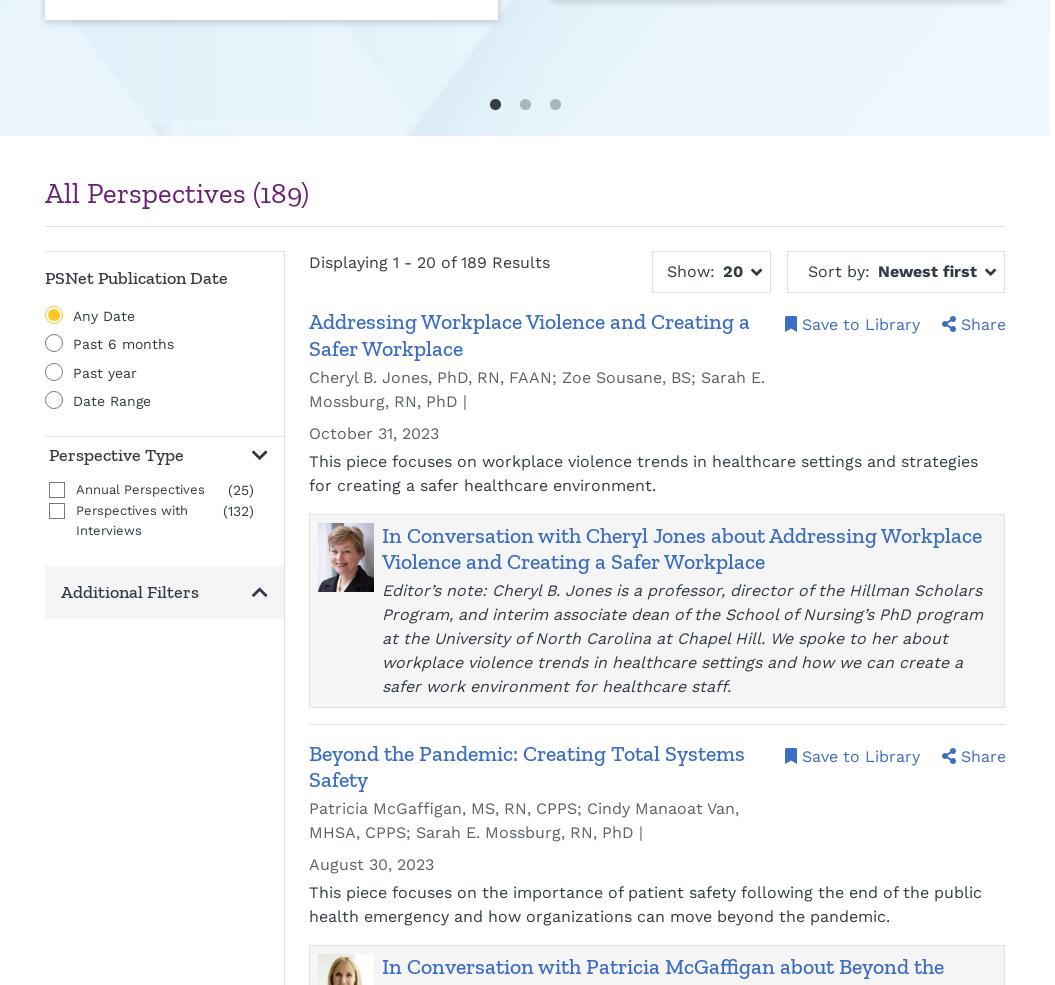  Describe the element at coordinates (226, 489) in the screenshot. I see `'(25)'` at that location.